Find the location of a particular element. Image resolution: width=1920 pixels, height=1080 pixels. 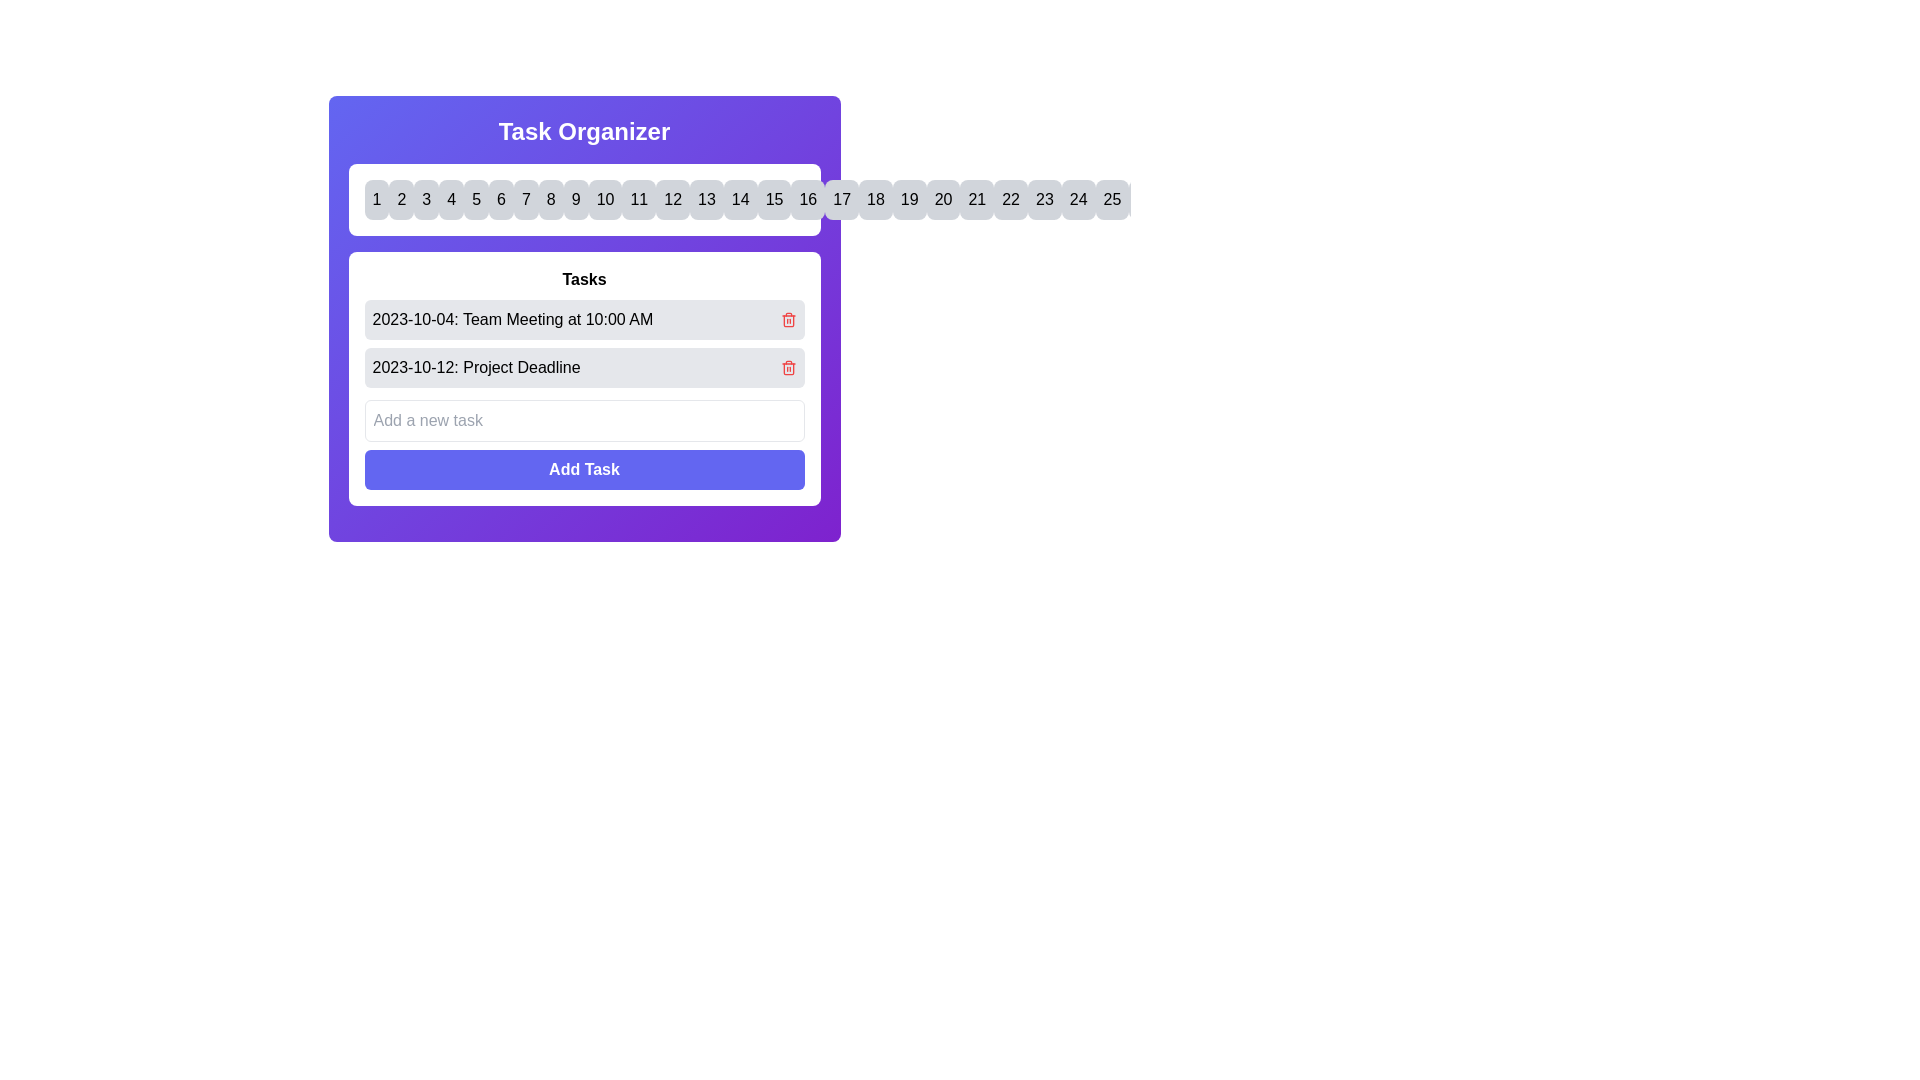

the rounded rectangular button with a gray background and the number '9' centered in black text is located at coordinates (575, 200).